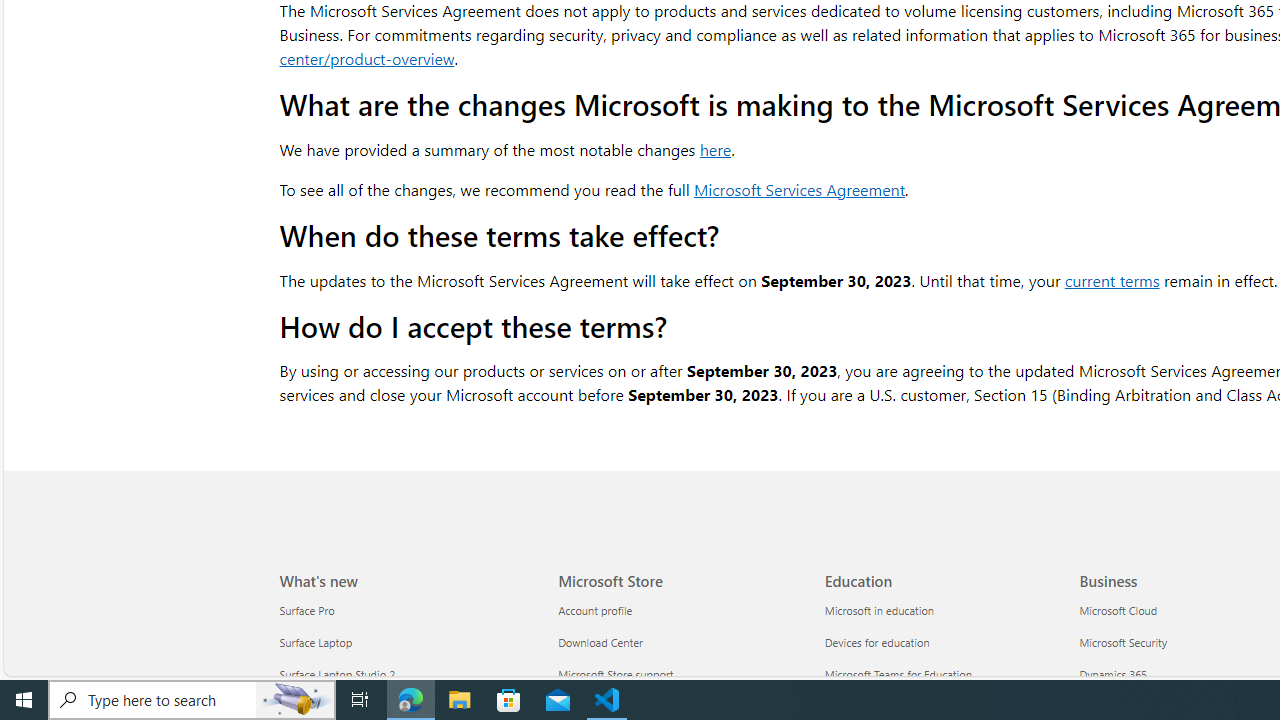 This screenshot has width=1280, height=720. I want to click on 'Surface Laptop What', so click(315, 642).